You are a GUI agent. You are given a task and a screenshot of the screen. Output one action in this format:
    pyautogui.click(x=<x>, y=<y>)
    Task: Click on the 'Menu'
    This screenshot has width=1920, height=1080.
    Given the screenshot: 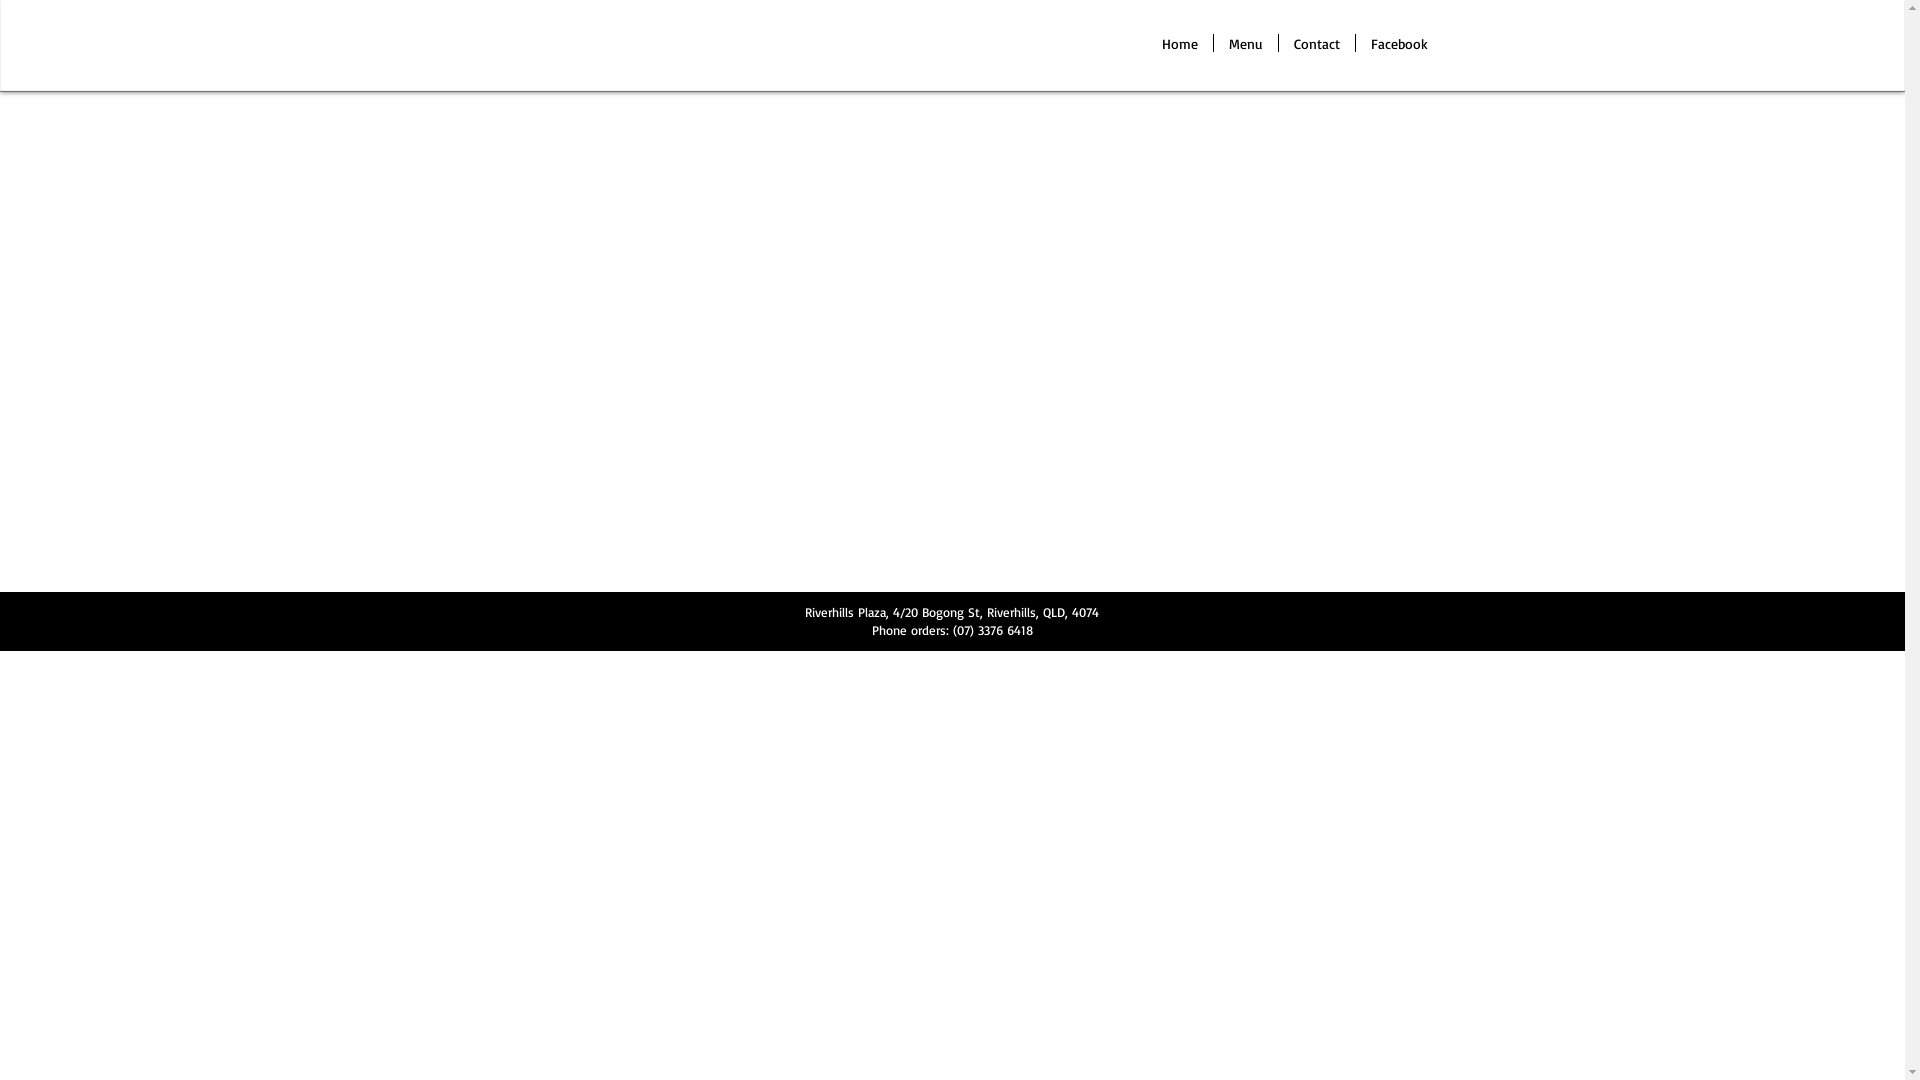 What is the action you would take?
    pyautogui.click(x=1245, y=42)
    